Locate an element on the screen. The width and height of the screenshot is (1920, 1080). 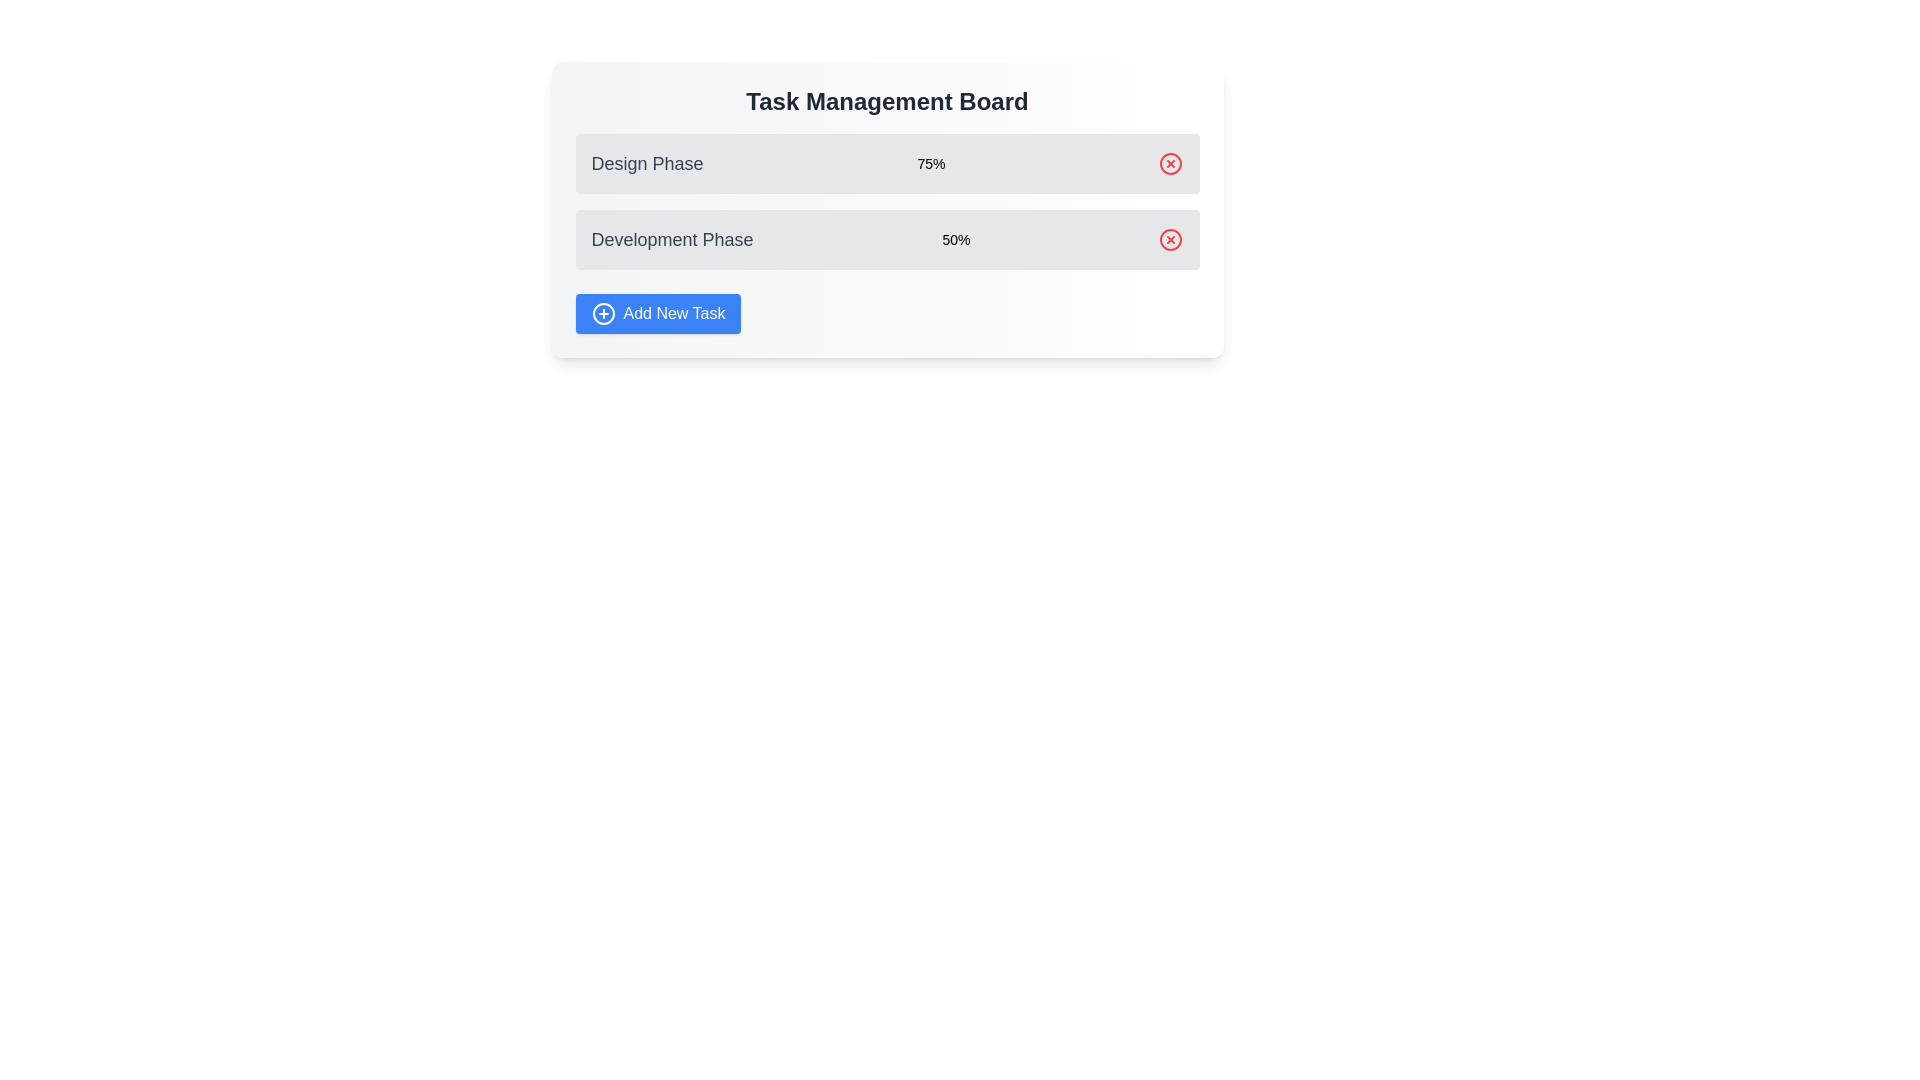
the button for adding a new task, located below the 'Development Phase' section is located at coordinates (658, 313).